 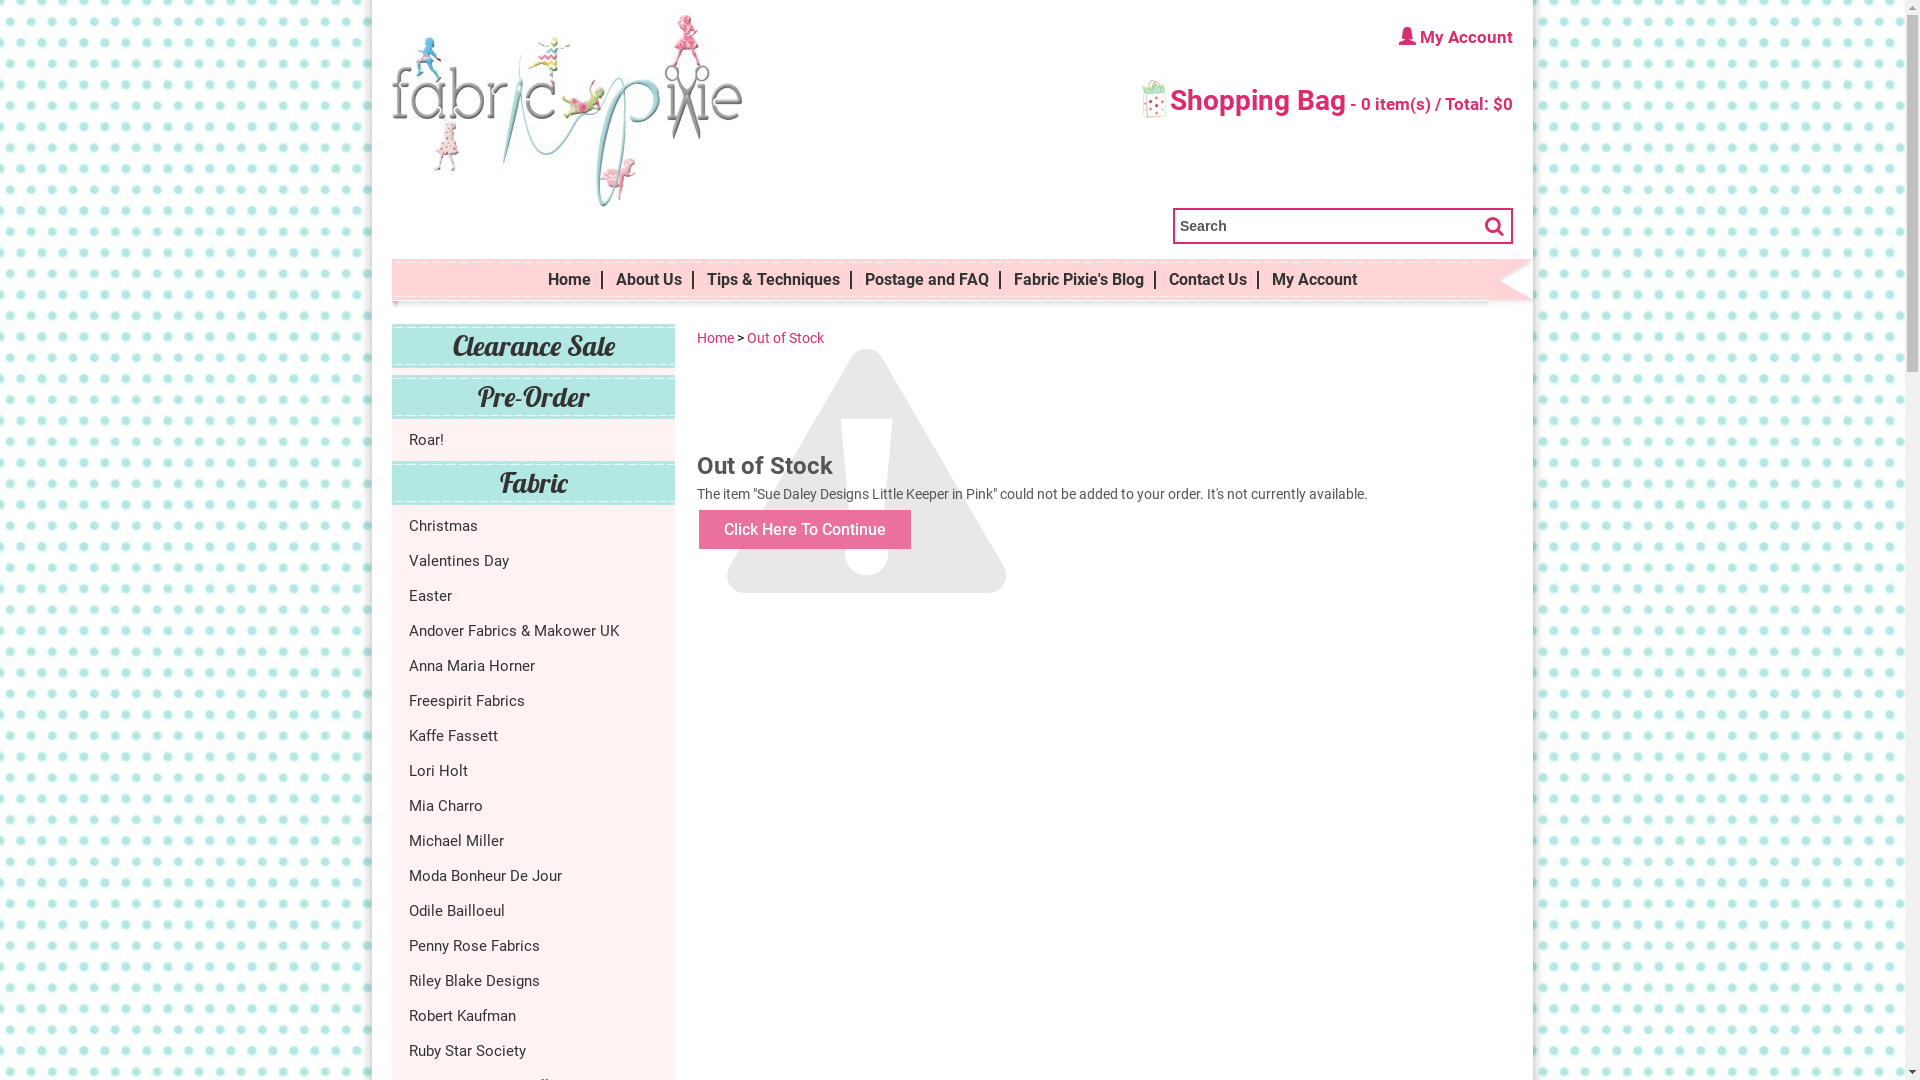 What do you see at coordinates (648, 280) in the screenshot?
I see `'About Us'` at bounding box center [648, 280].